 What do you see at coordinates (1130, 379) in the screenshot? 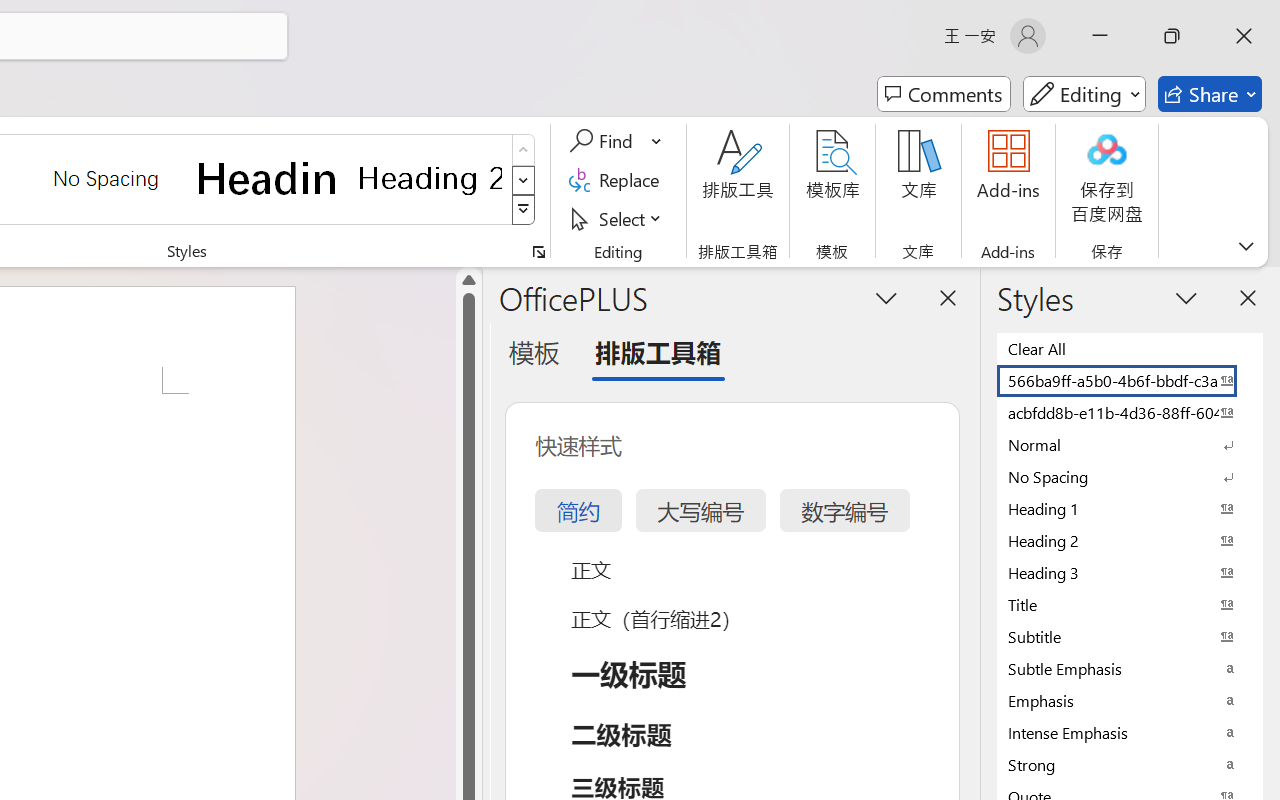
I see `'566ba9ff-a5b0-4b6f-bbdf-c3ab41993fc2'` at bounding box center [1130, 379].